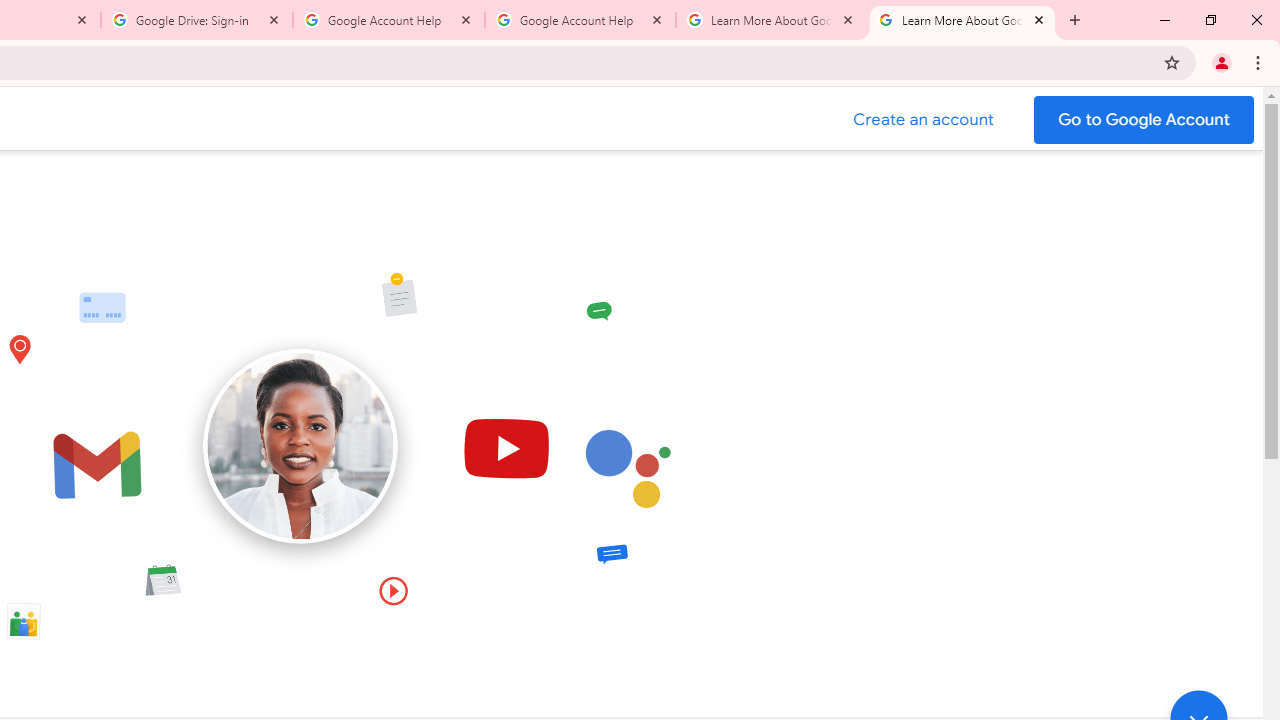 Image resolution: width=1280 pixels, height=720 pixels. Describe the element at coordinates (923, 119) in the screenshot. I see `'Create a Google Account'` at that location.